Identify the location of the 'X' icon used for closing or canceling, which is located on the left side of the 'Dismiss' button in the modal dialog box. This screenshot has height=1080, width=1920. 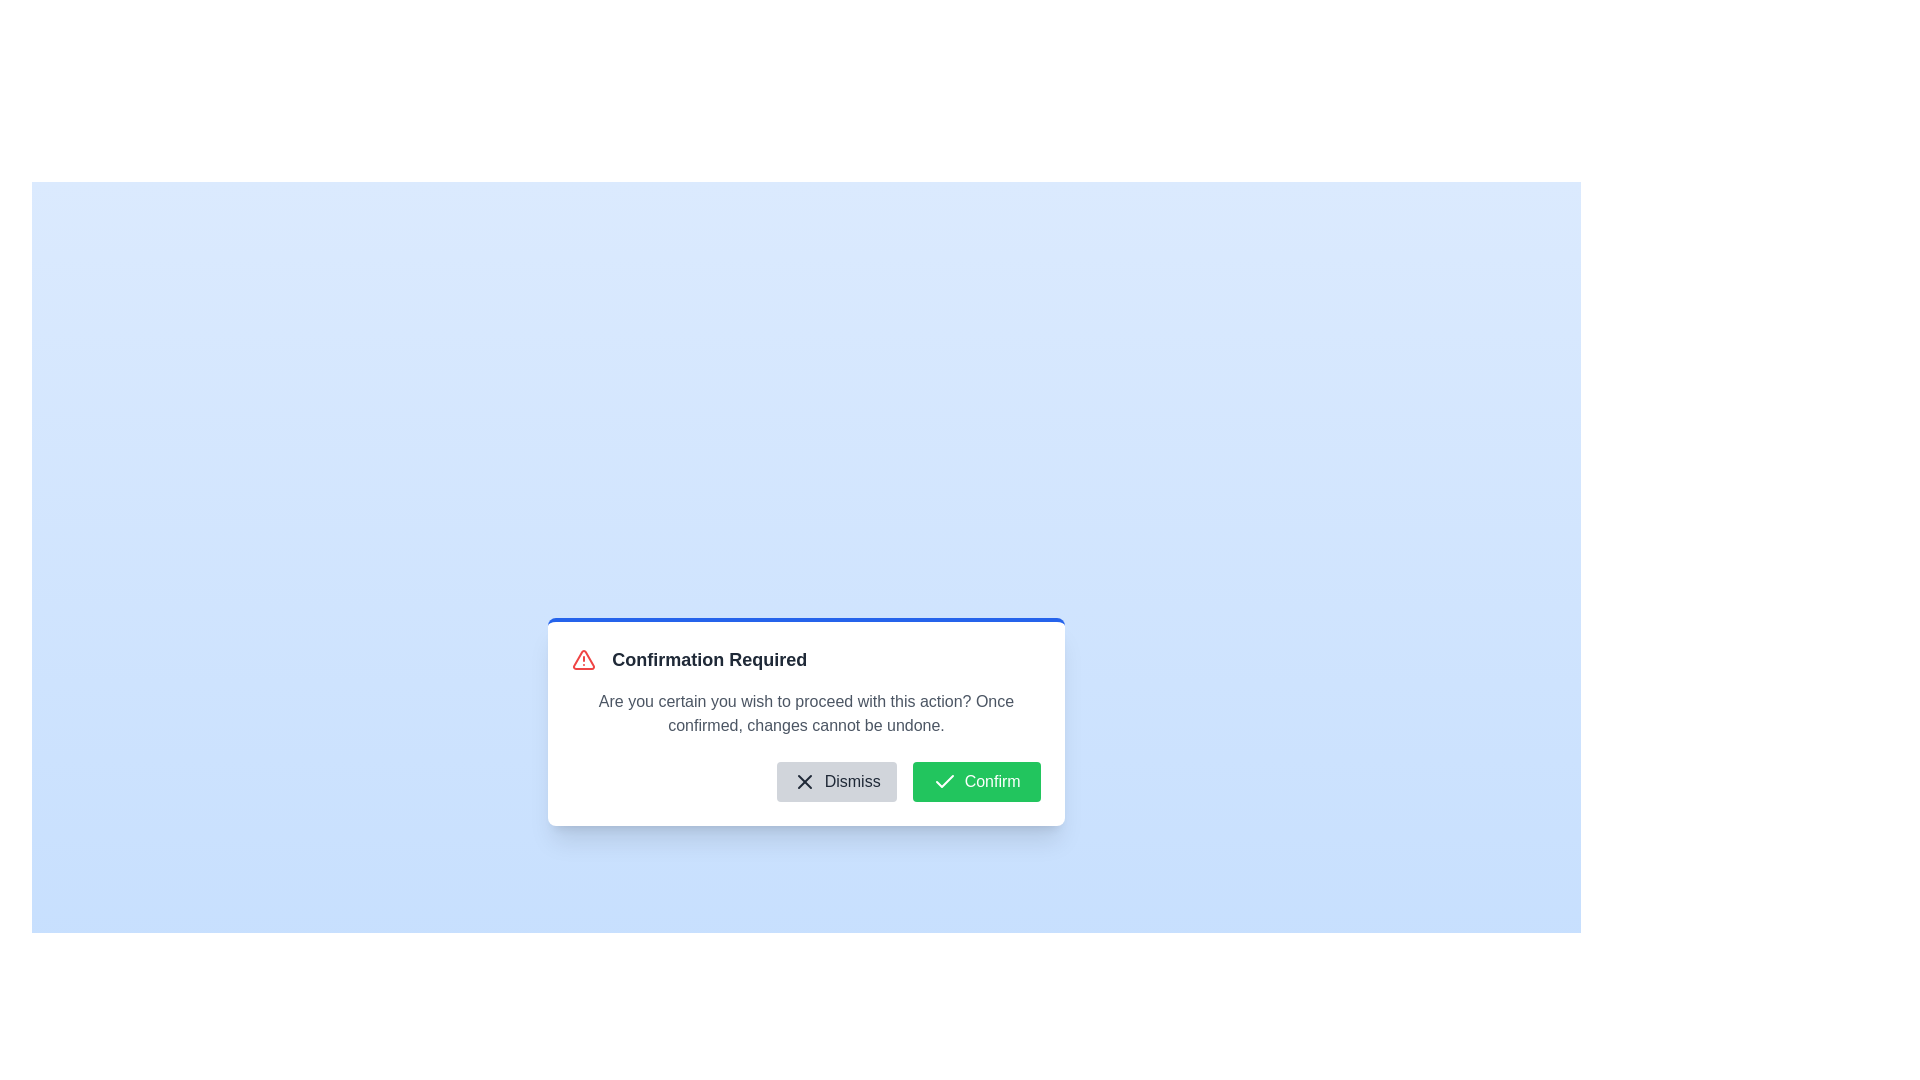
(804, 781).